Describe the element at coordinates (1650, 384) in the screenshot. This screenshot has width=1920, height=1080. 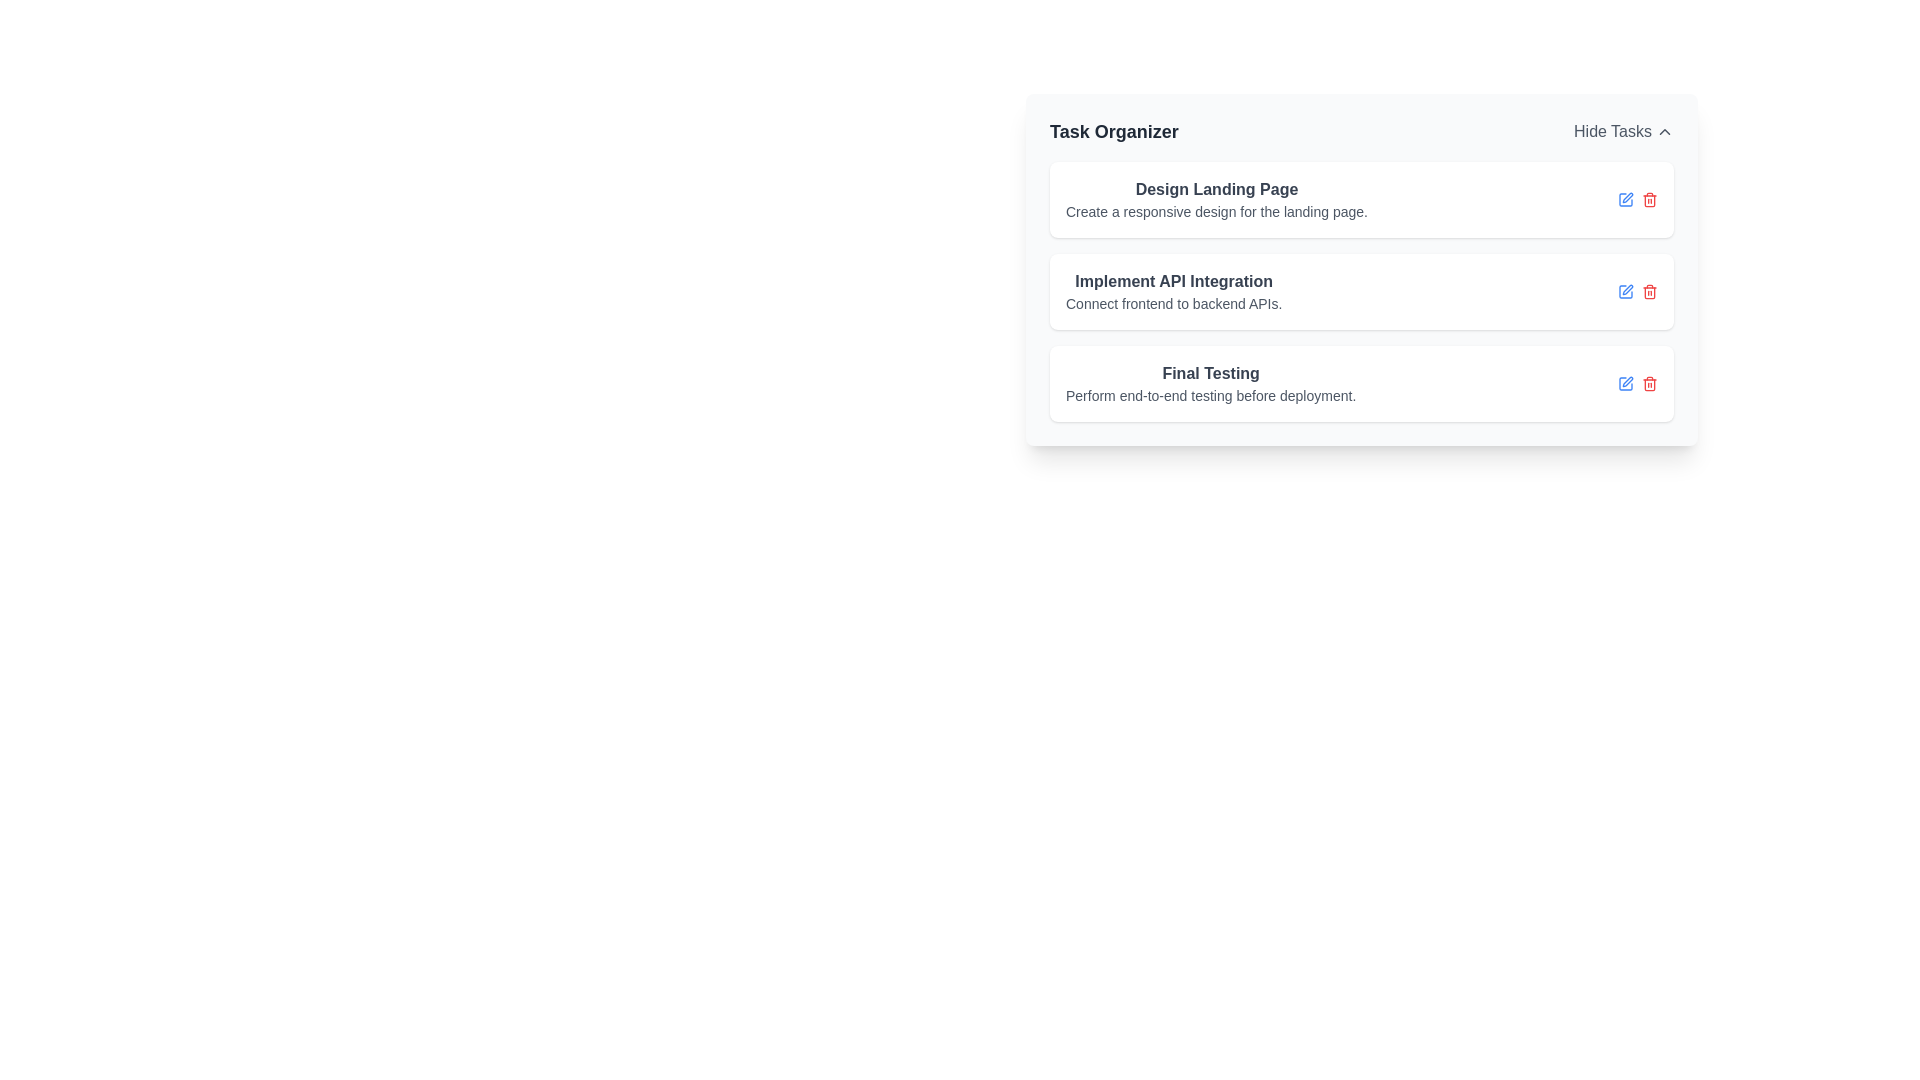
I see `the red trash bin icon, which is styled to indicate a delete function and is located beside the blue pencil edit icon` at that location.